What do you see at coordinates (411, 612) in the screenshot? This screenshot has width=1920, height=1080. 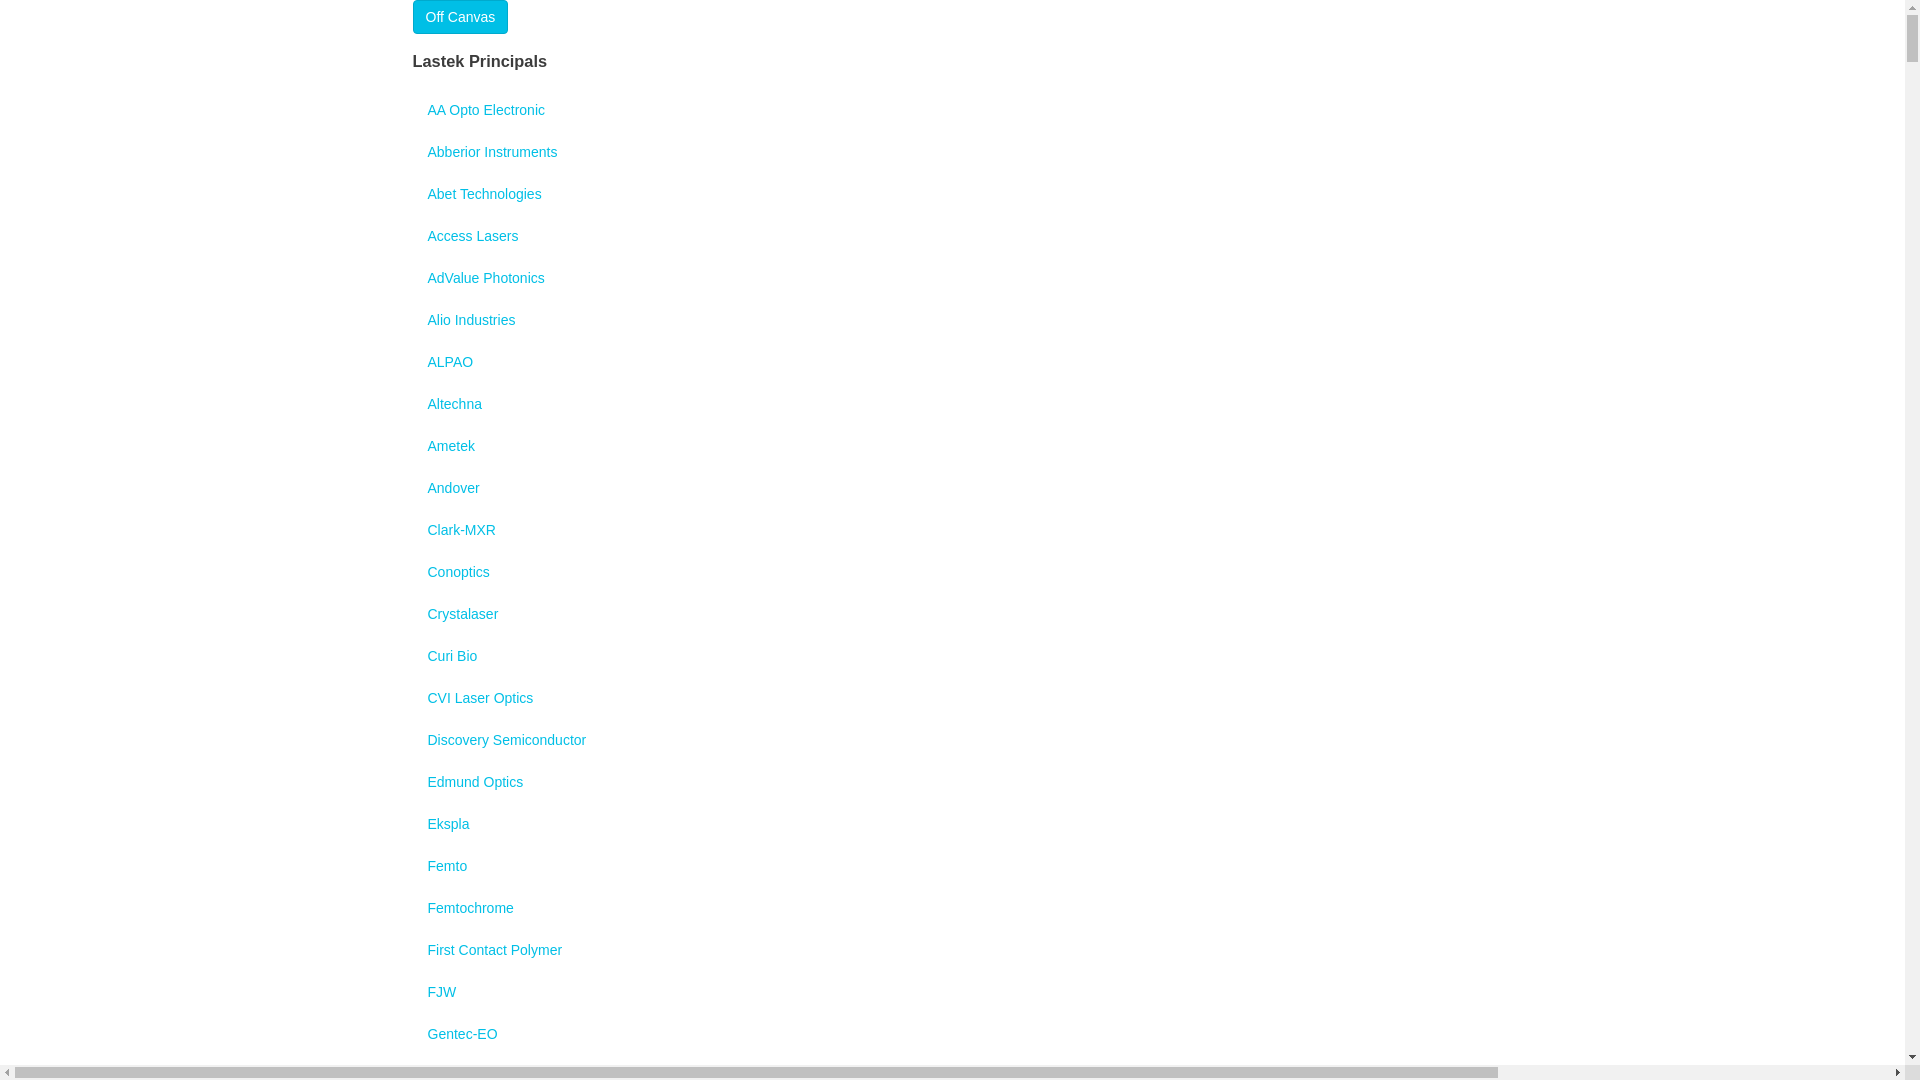 I see `'Crystalaser'` at bounding box center [411, 612].